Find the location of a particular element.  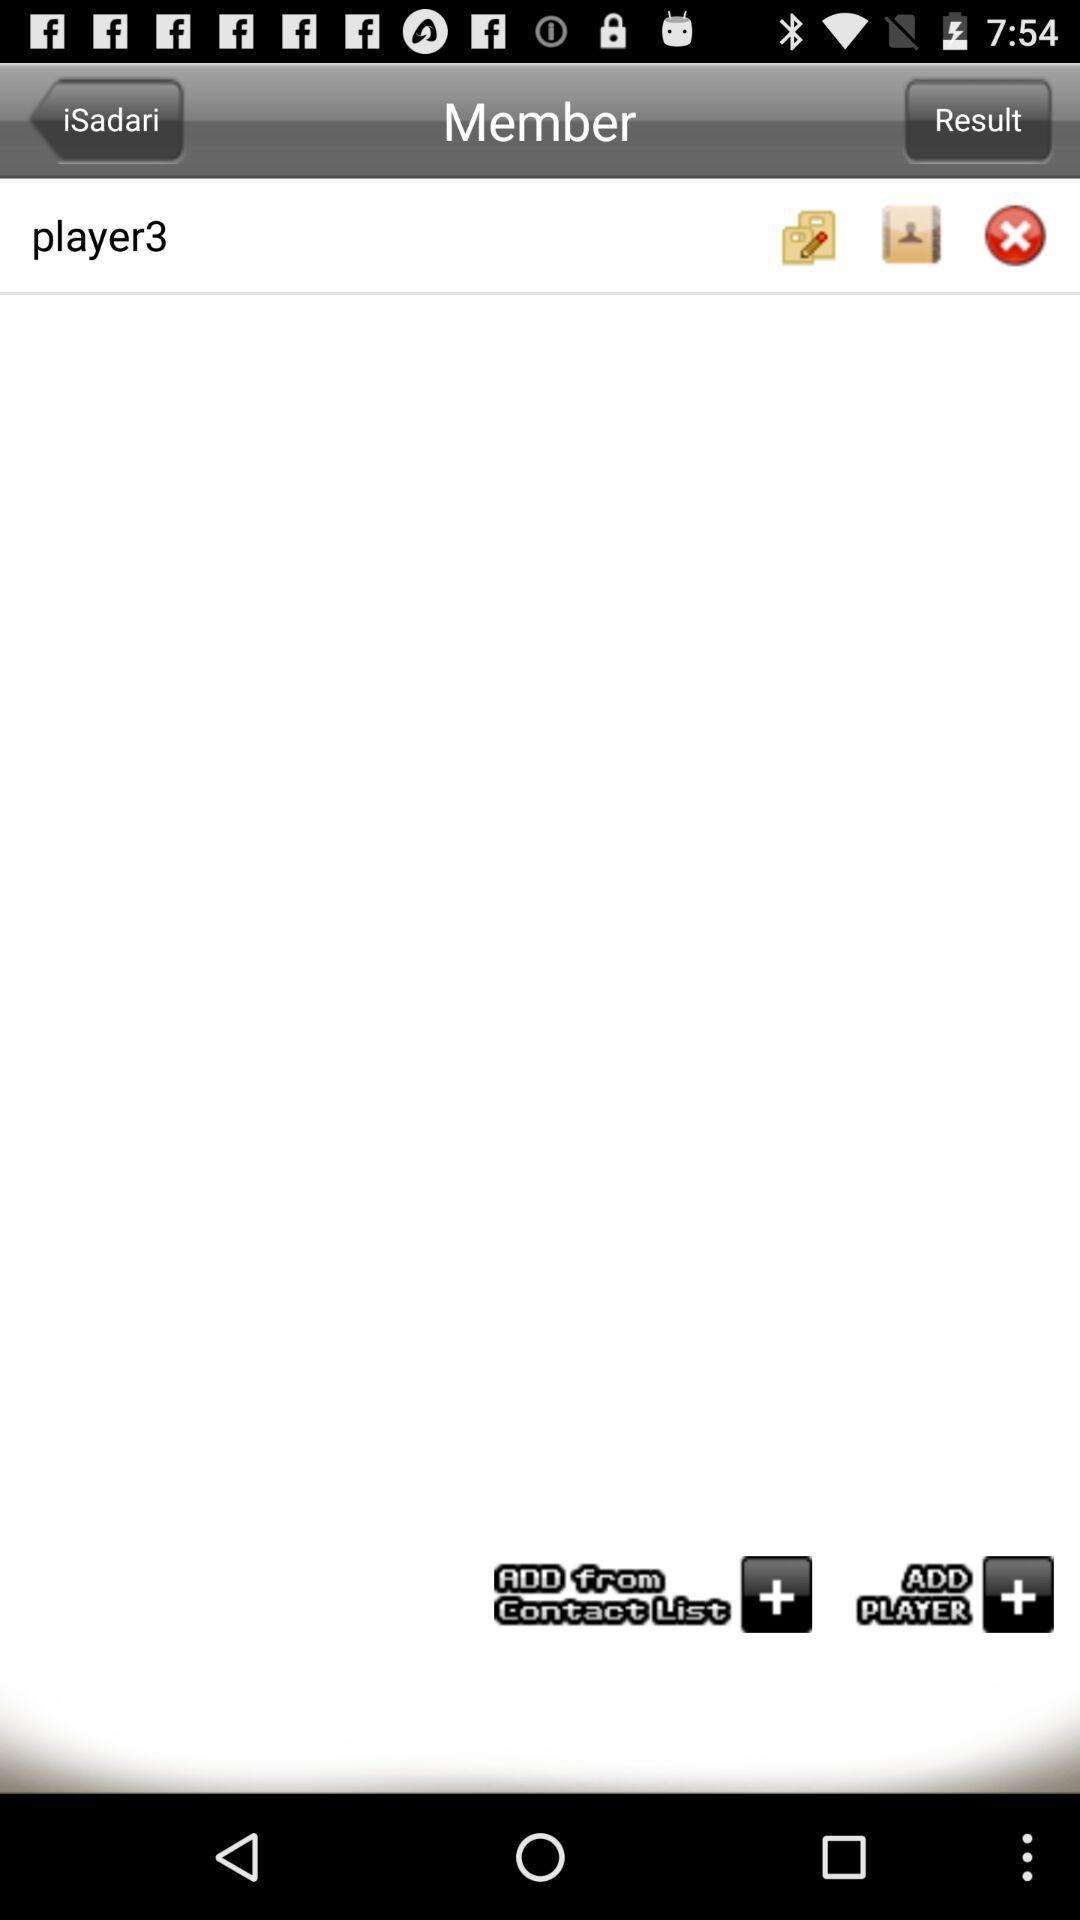

add from contact list is located at coordinates (653, 1593).